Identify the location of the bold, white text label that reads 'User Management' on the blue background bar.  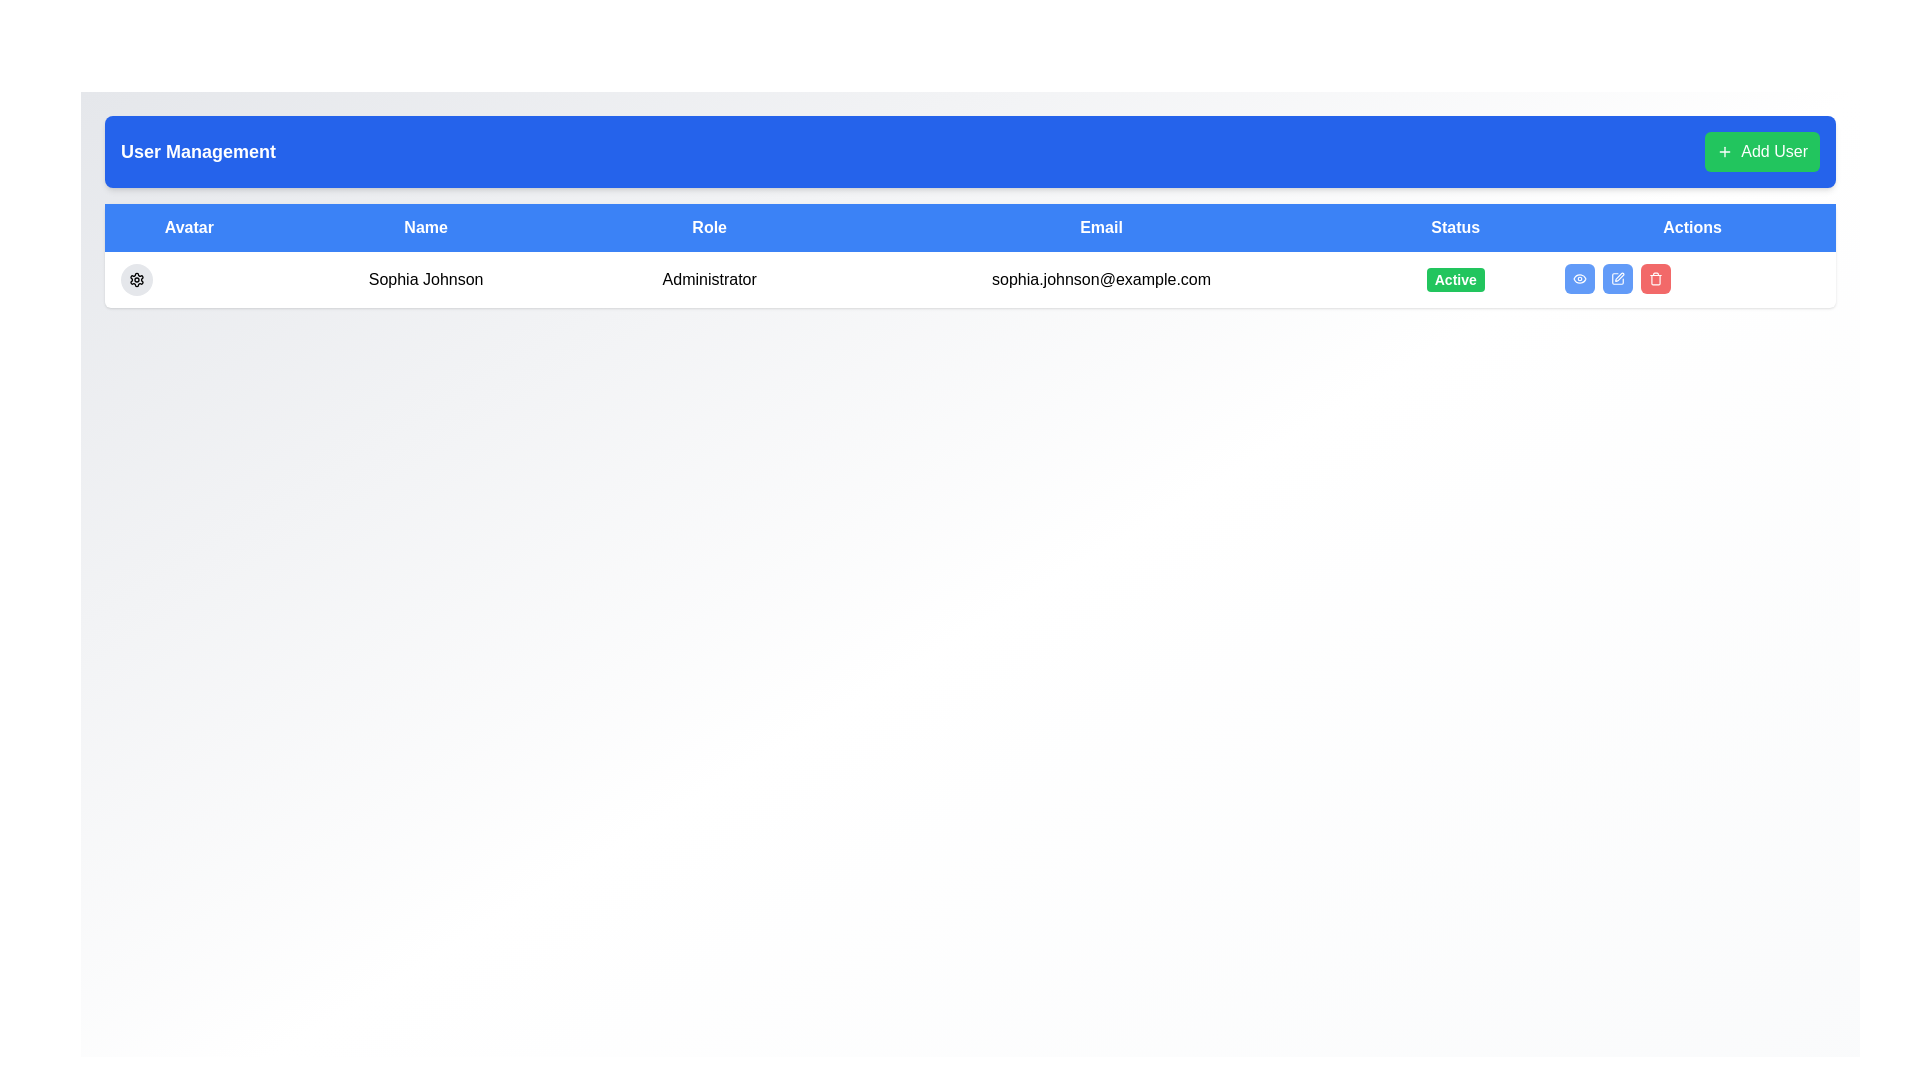
(198, 150).